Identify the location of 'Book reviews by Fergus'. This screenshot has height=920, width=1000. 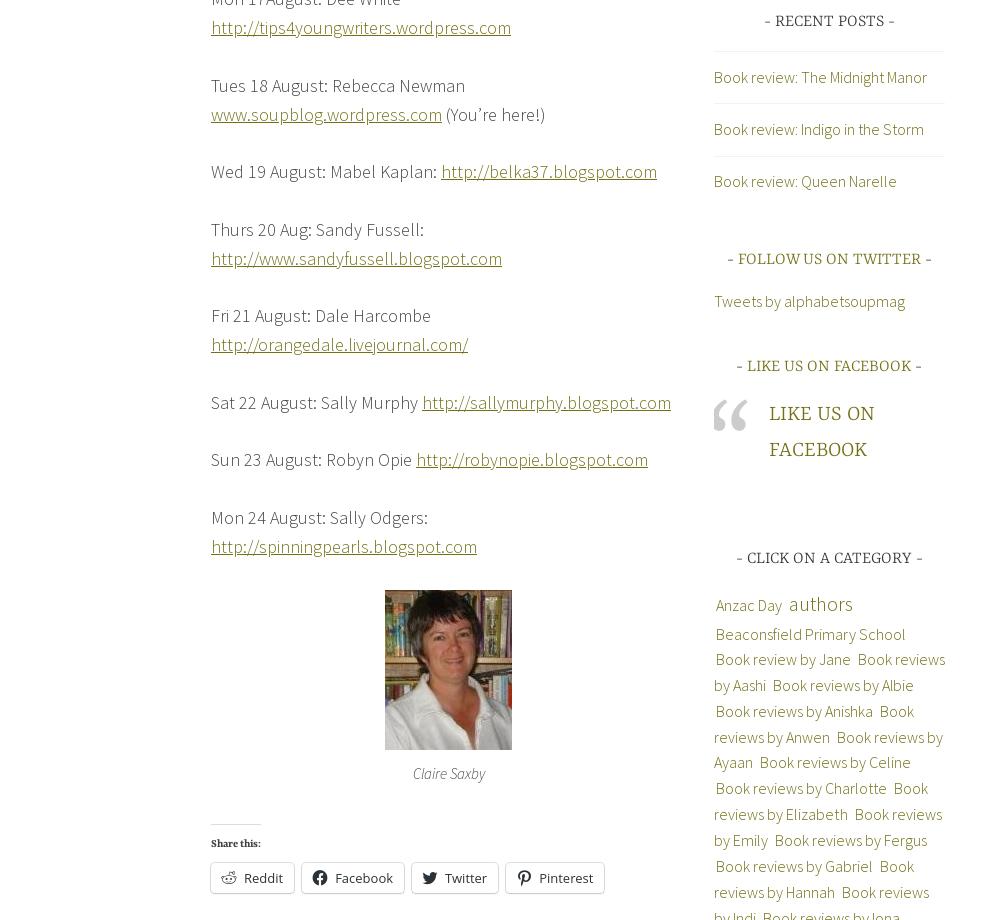
(849, 838).